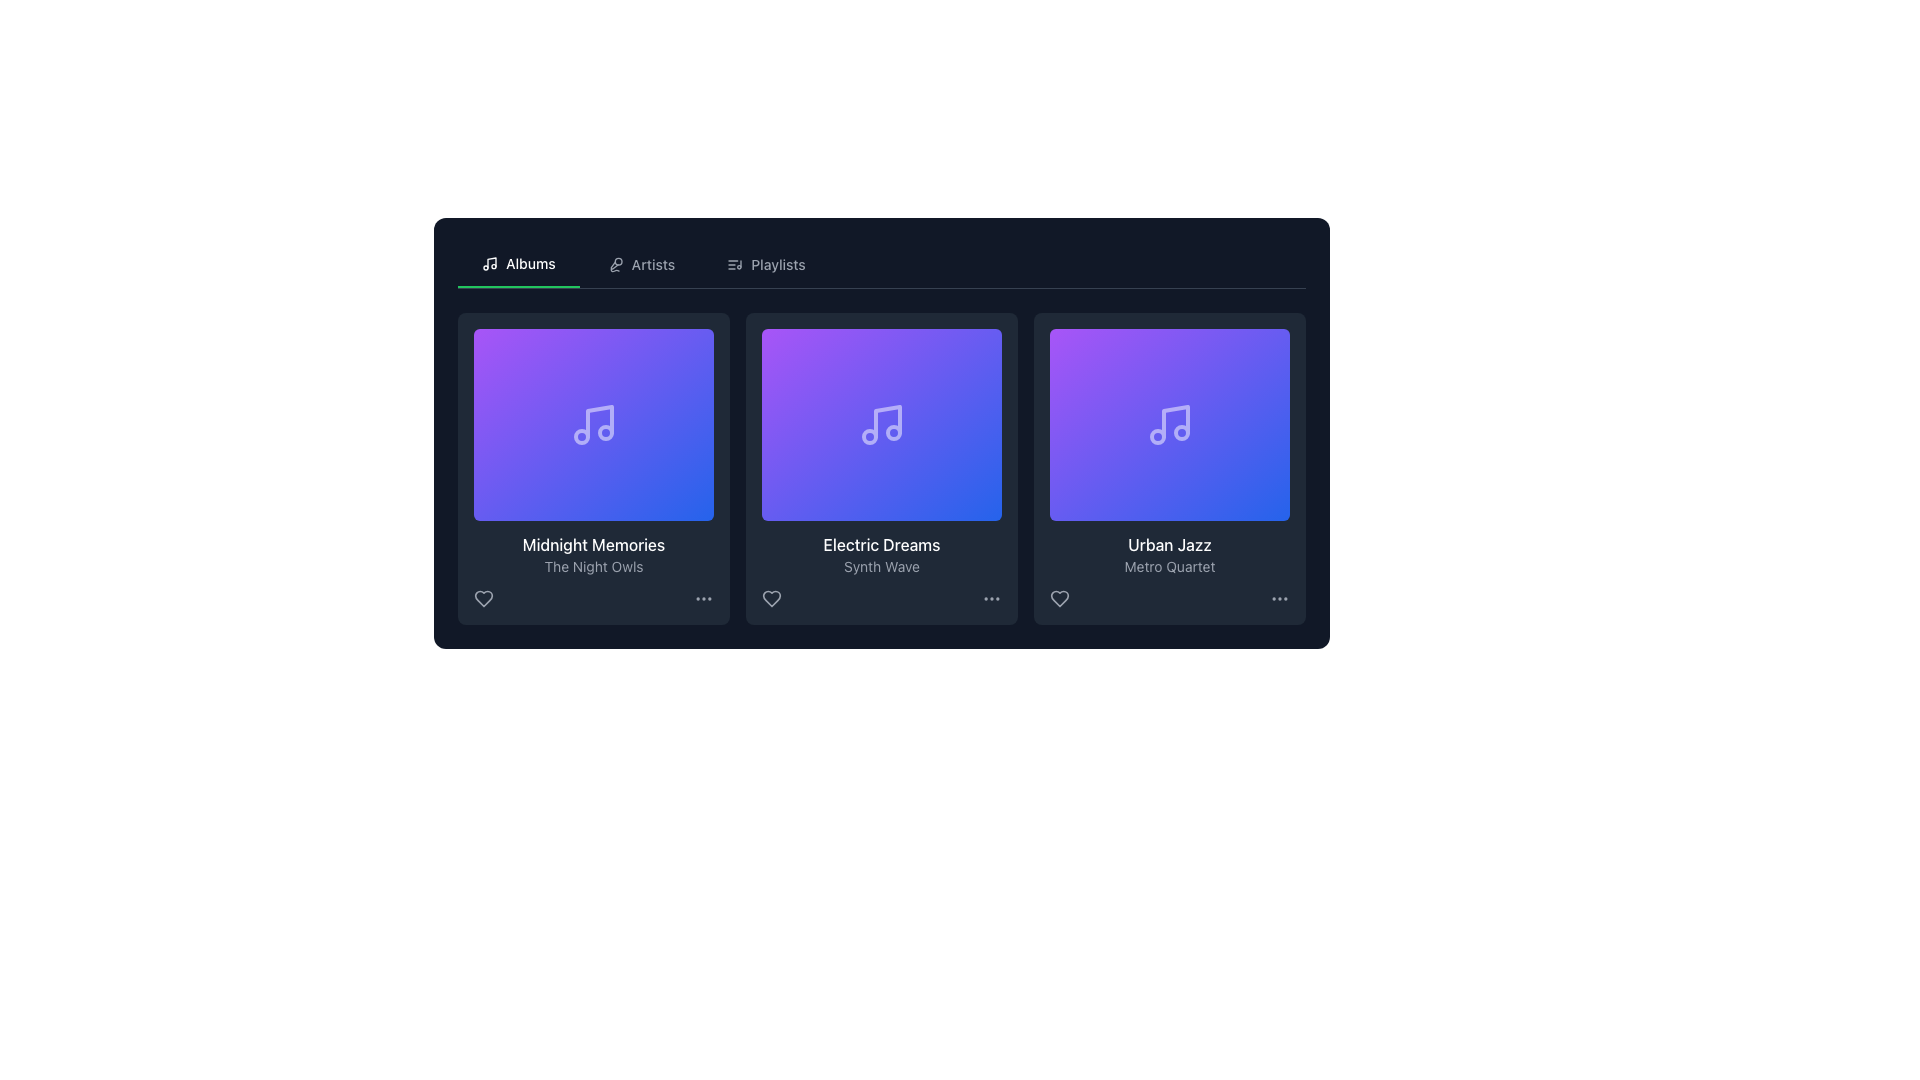  Describe the element at coordinates (881, 423) in the screenshot. I see `the 'Electric Dreams' album card located in the middle slot of the grid layout under the 'Albums' section` at that location.